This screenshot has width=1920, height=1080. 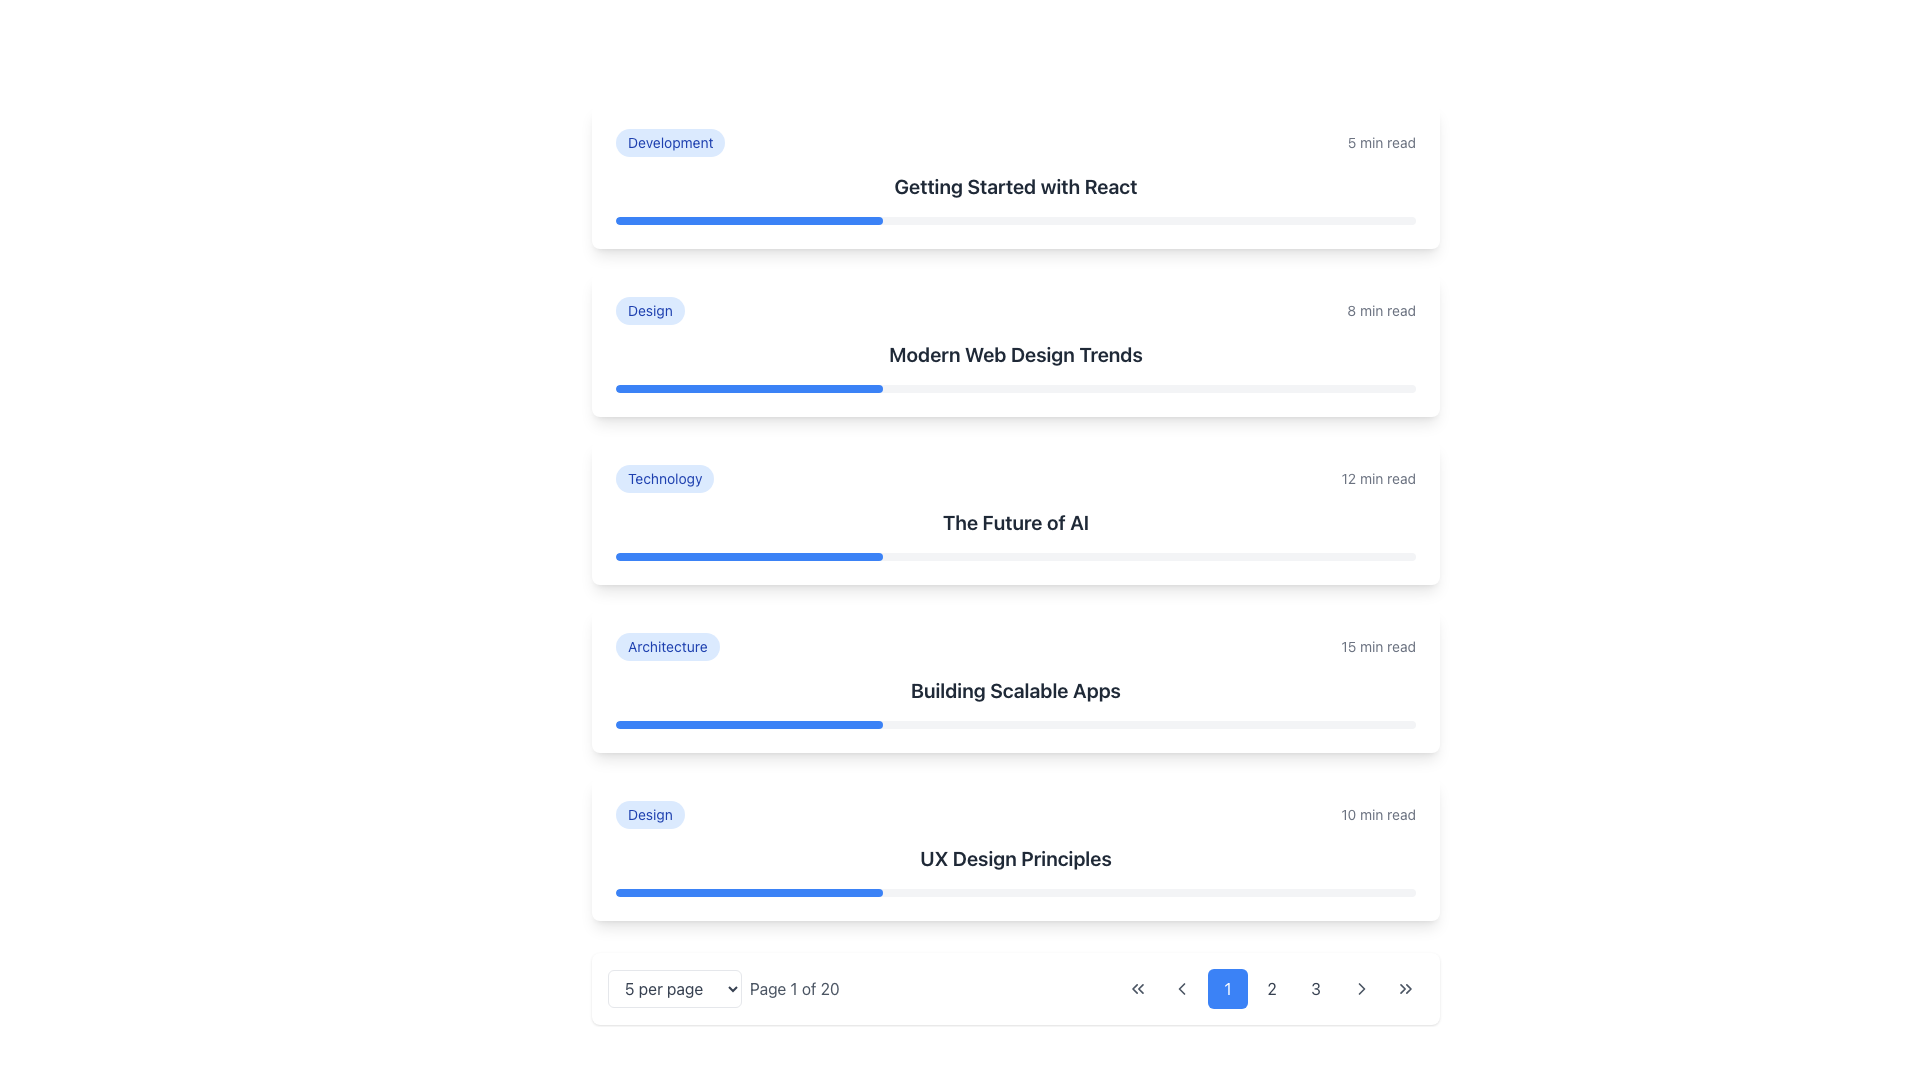 What do you see at coordinates (1361, 987) in the screenshot?
I see `the next page button, which is represented by a right-pointing arrow icon with a minimalist design, located at the lower-right corner of the interface` at bounding box center [1361, 987].